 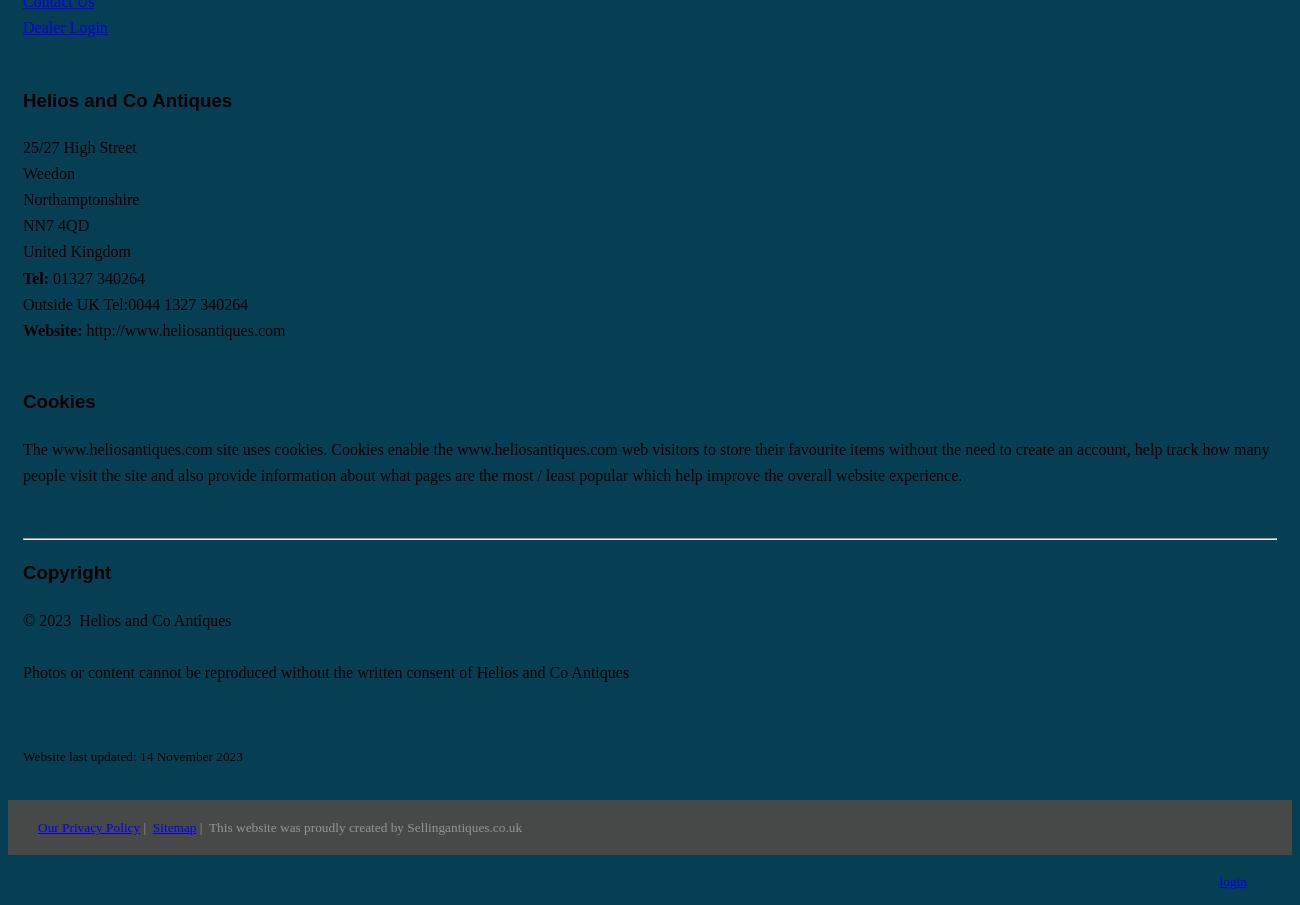 What do you see at coordinates (126, 618) in the screenshot?
I see `'© 2023  
                                Helios and Co Antiques'` at bounding box center [126, 618].